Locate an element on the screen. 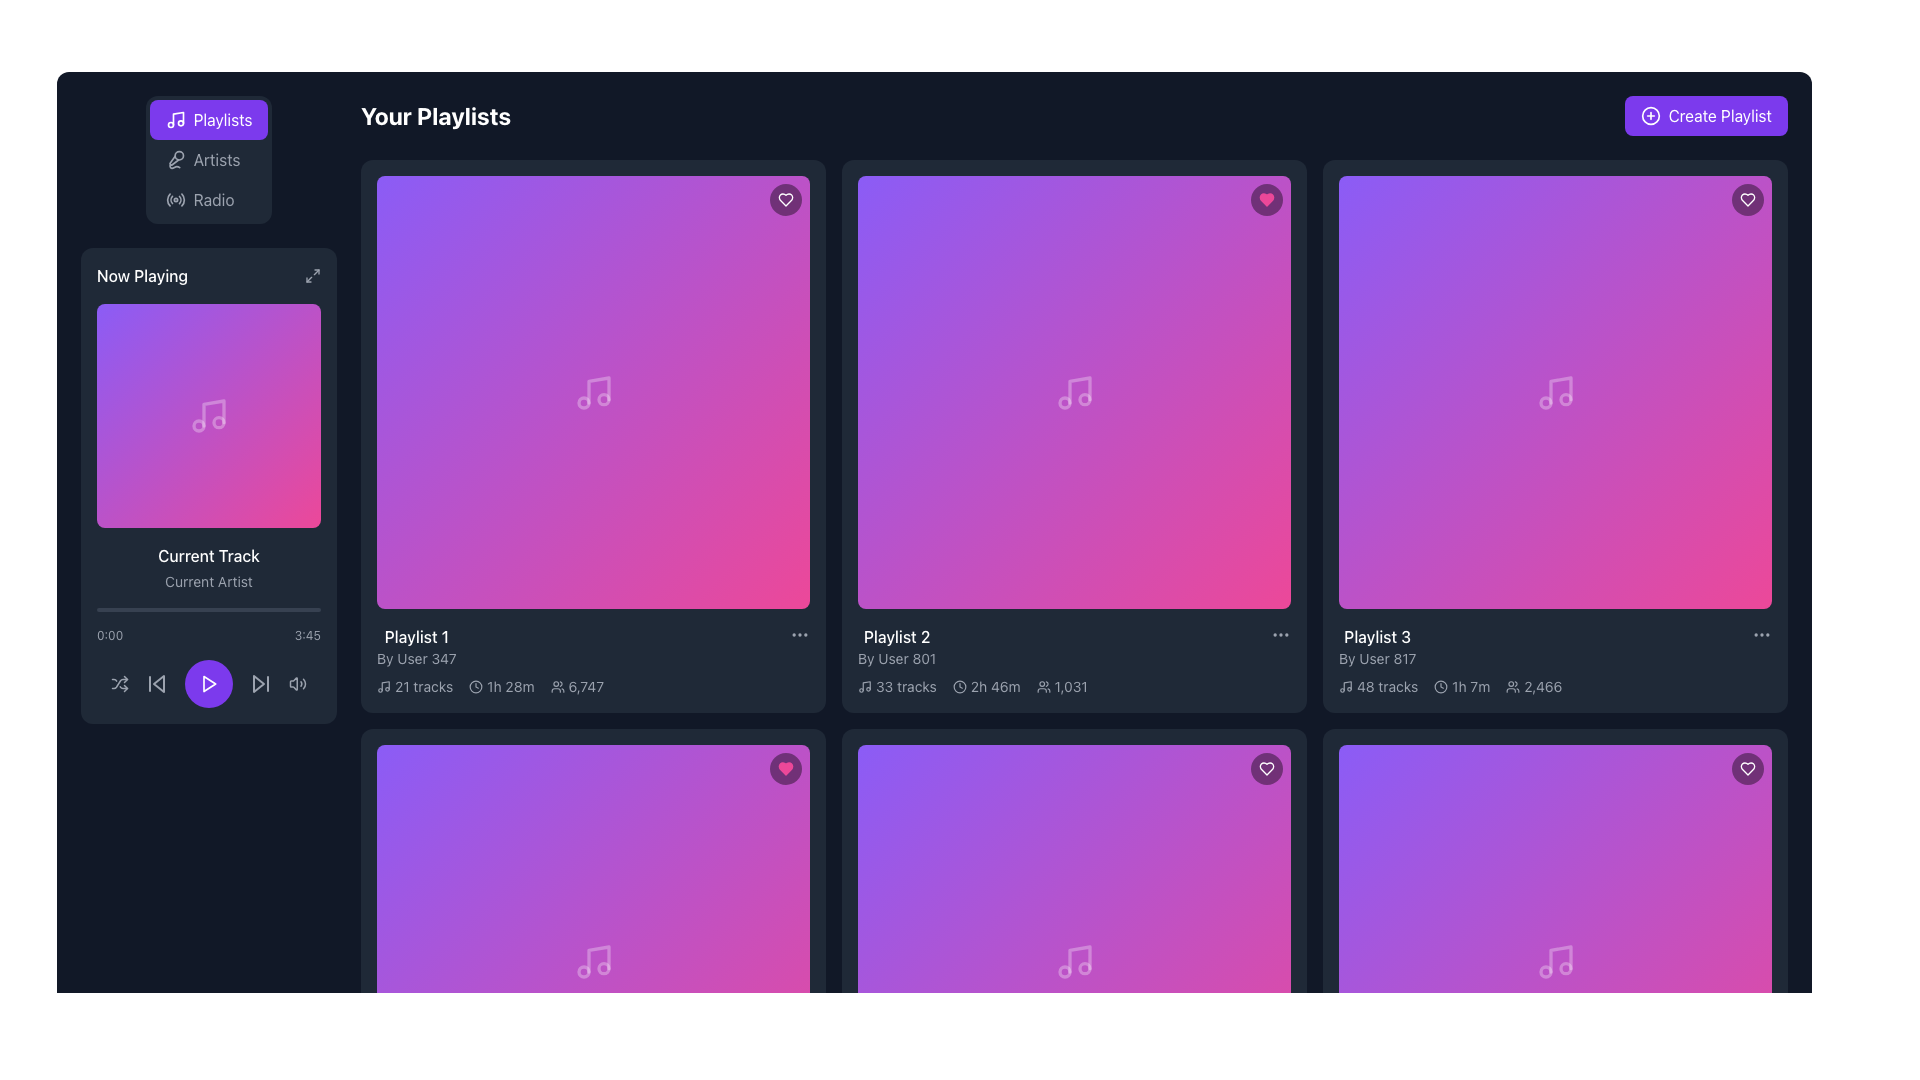  text from the label displaying 'Current Track' in white font, located in the 'Now Playing' section of the left sidebar, positioned below the album artwork and above the 'Current Artist' label is located at coordinates (209, 555).